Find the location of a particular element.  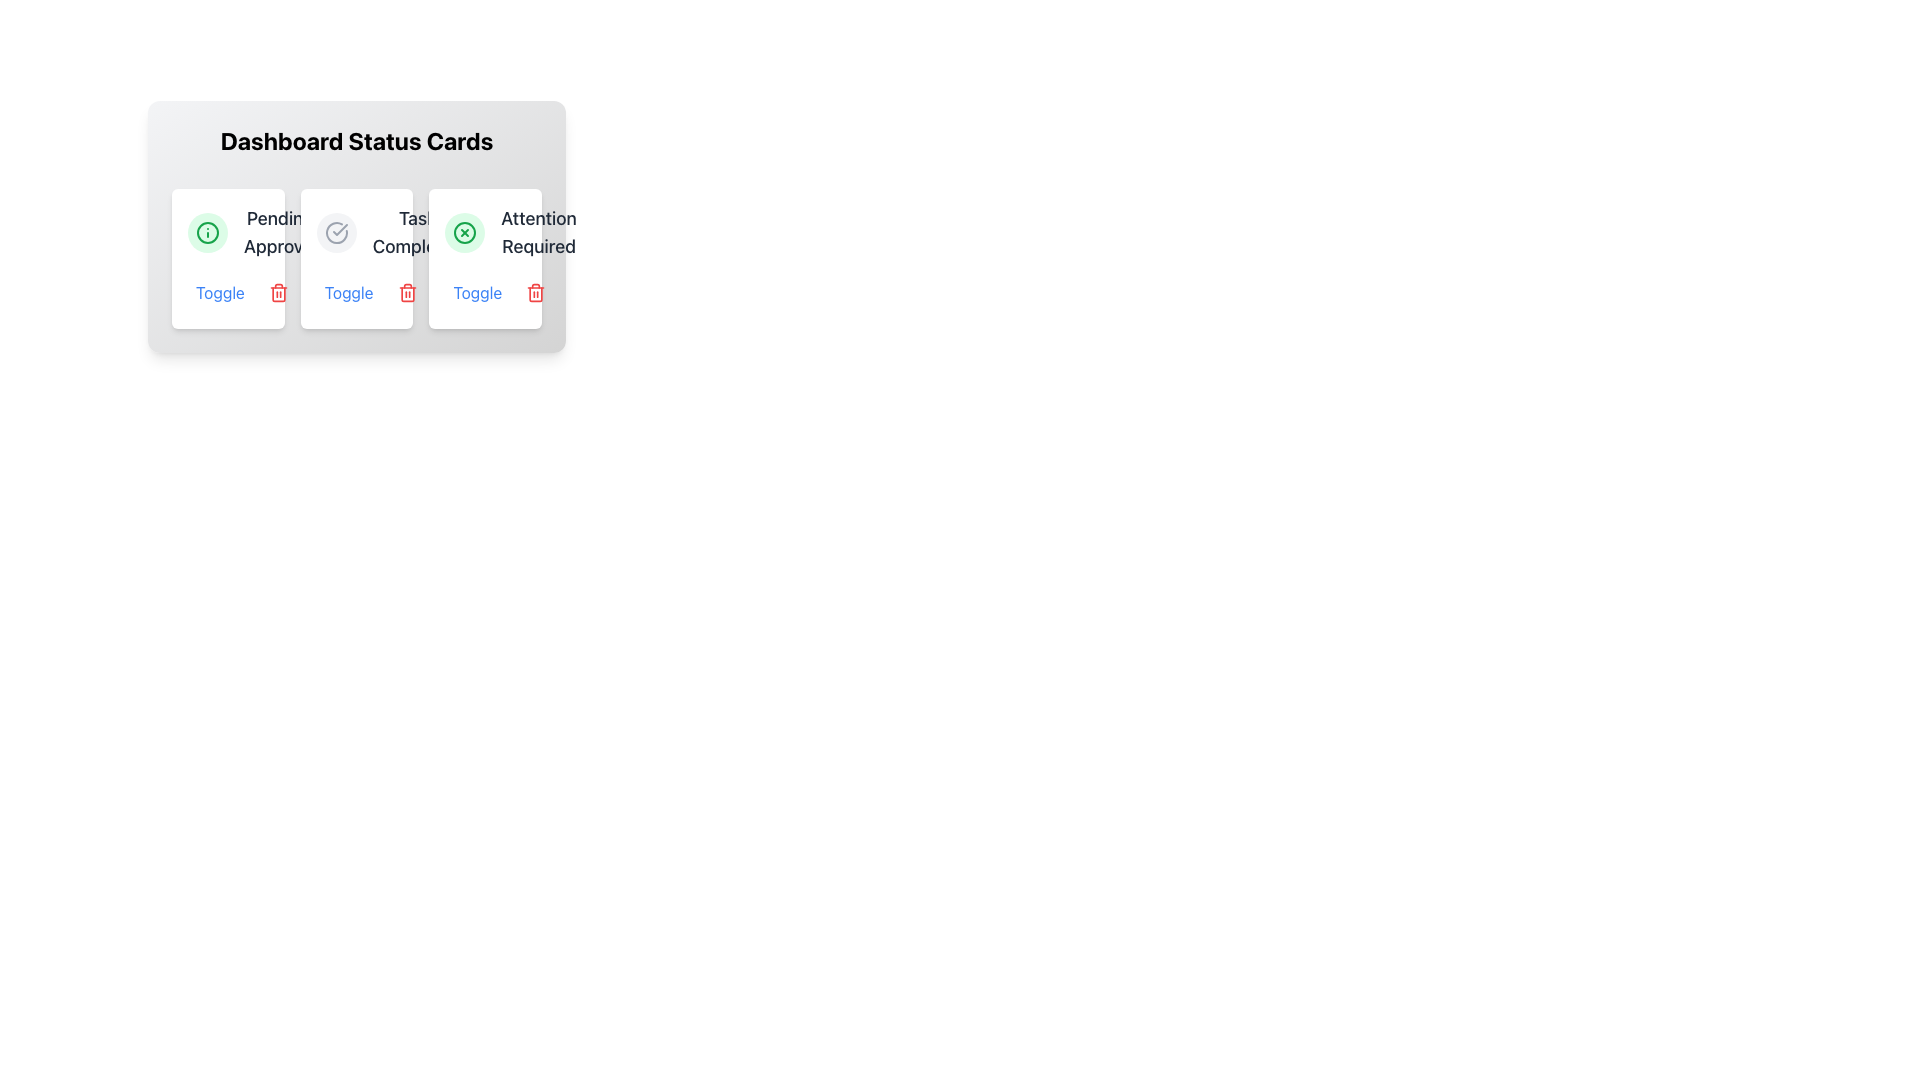

the delete button located in the bottom right corner of the 'Dashboard Status Cards' section, below the 'Pending Approval' text is located at coordinates (277, 293).